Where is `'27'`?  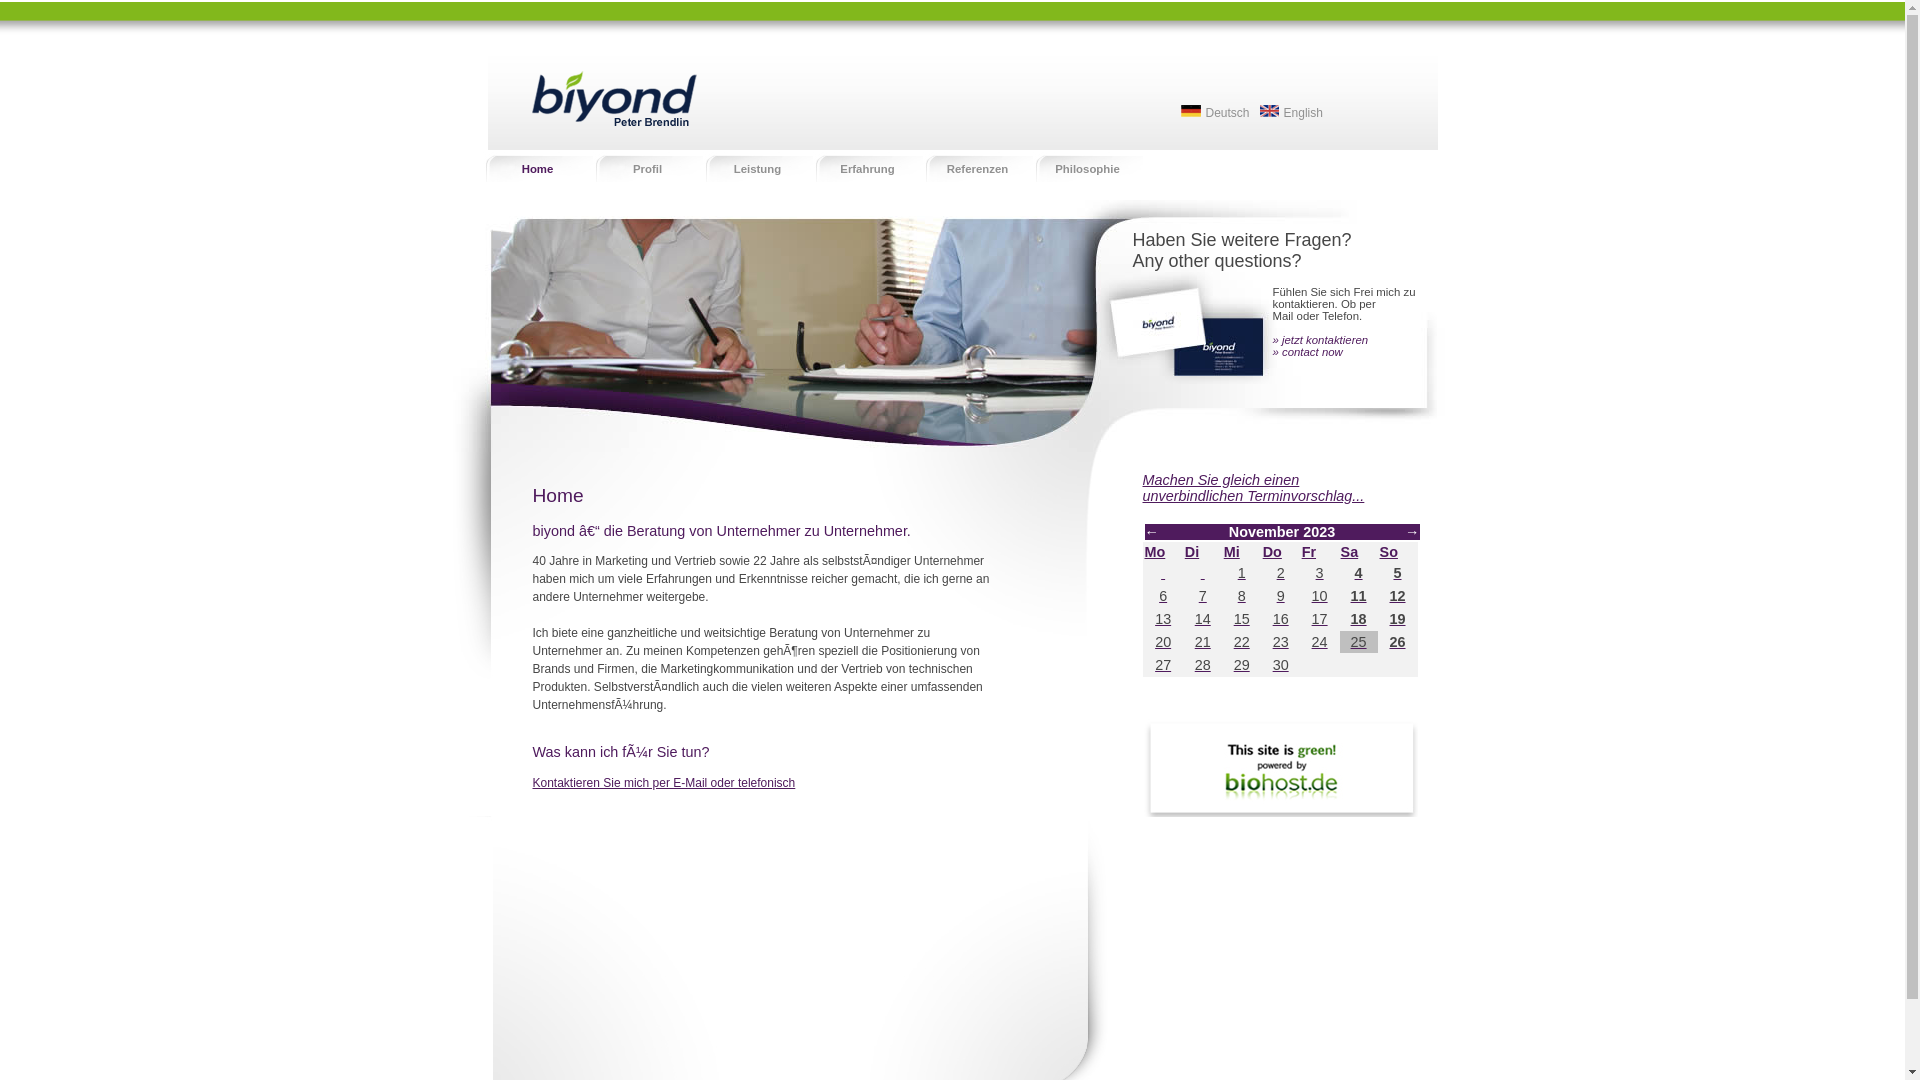
'27' is located at coordinates (1162, 664).